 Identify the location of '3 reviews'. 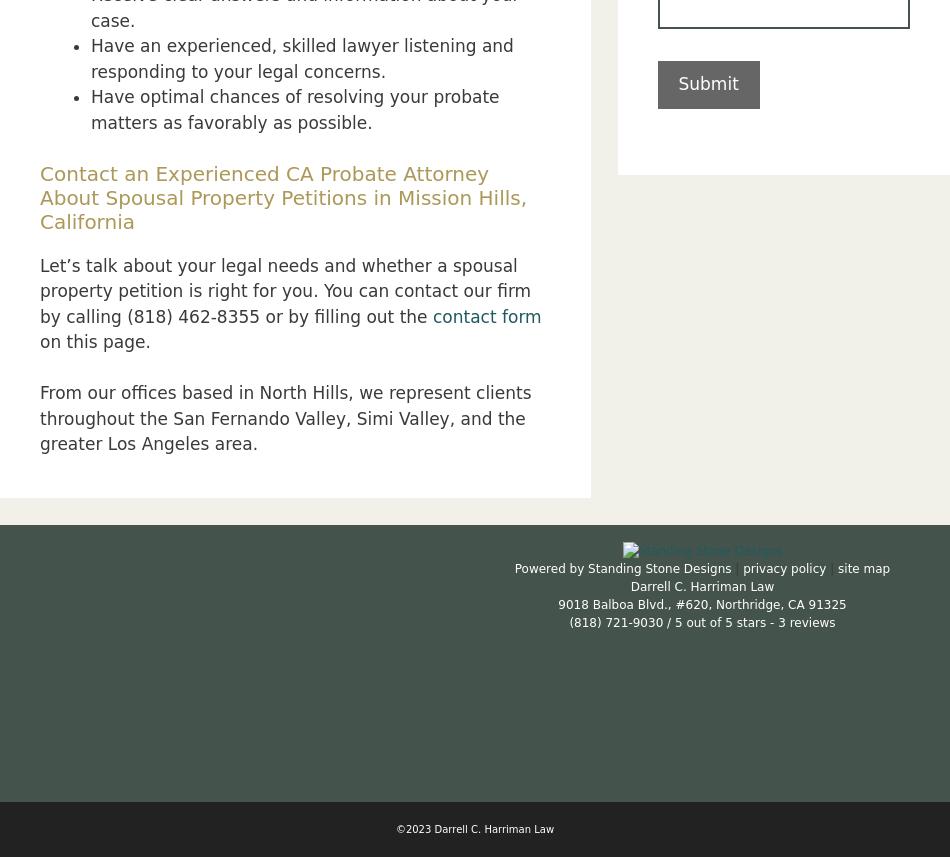
(805, 621).